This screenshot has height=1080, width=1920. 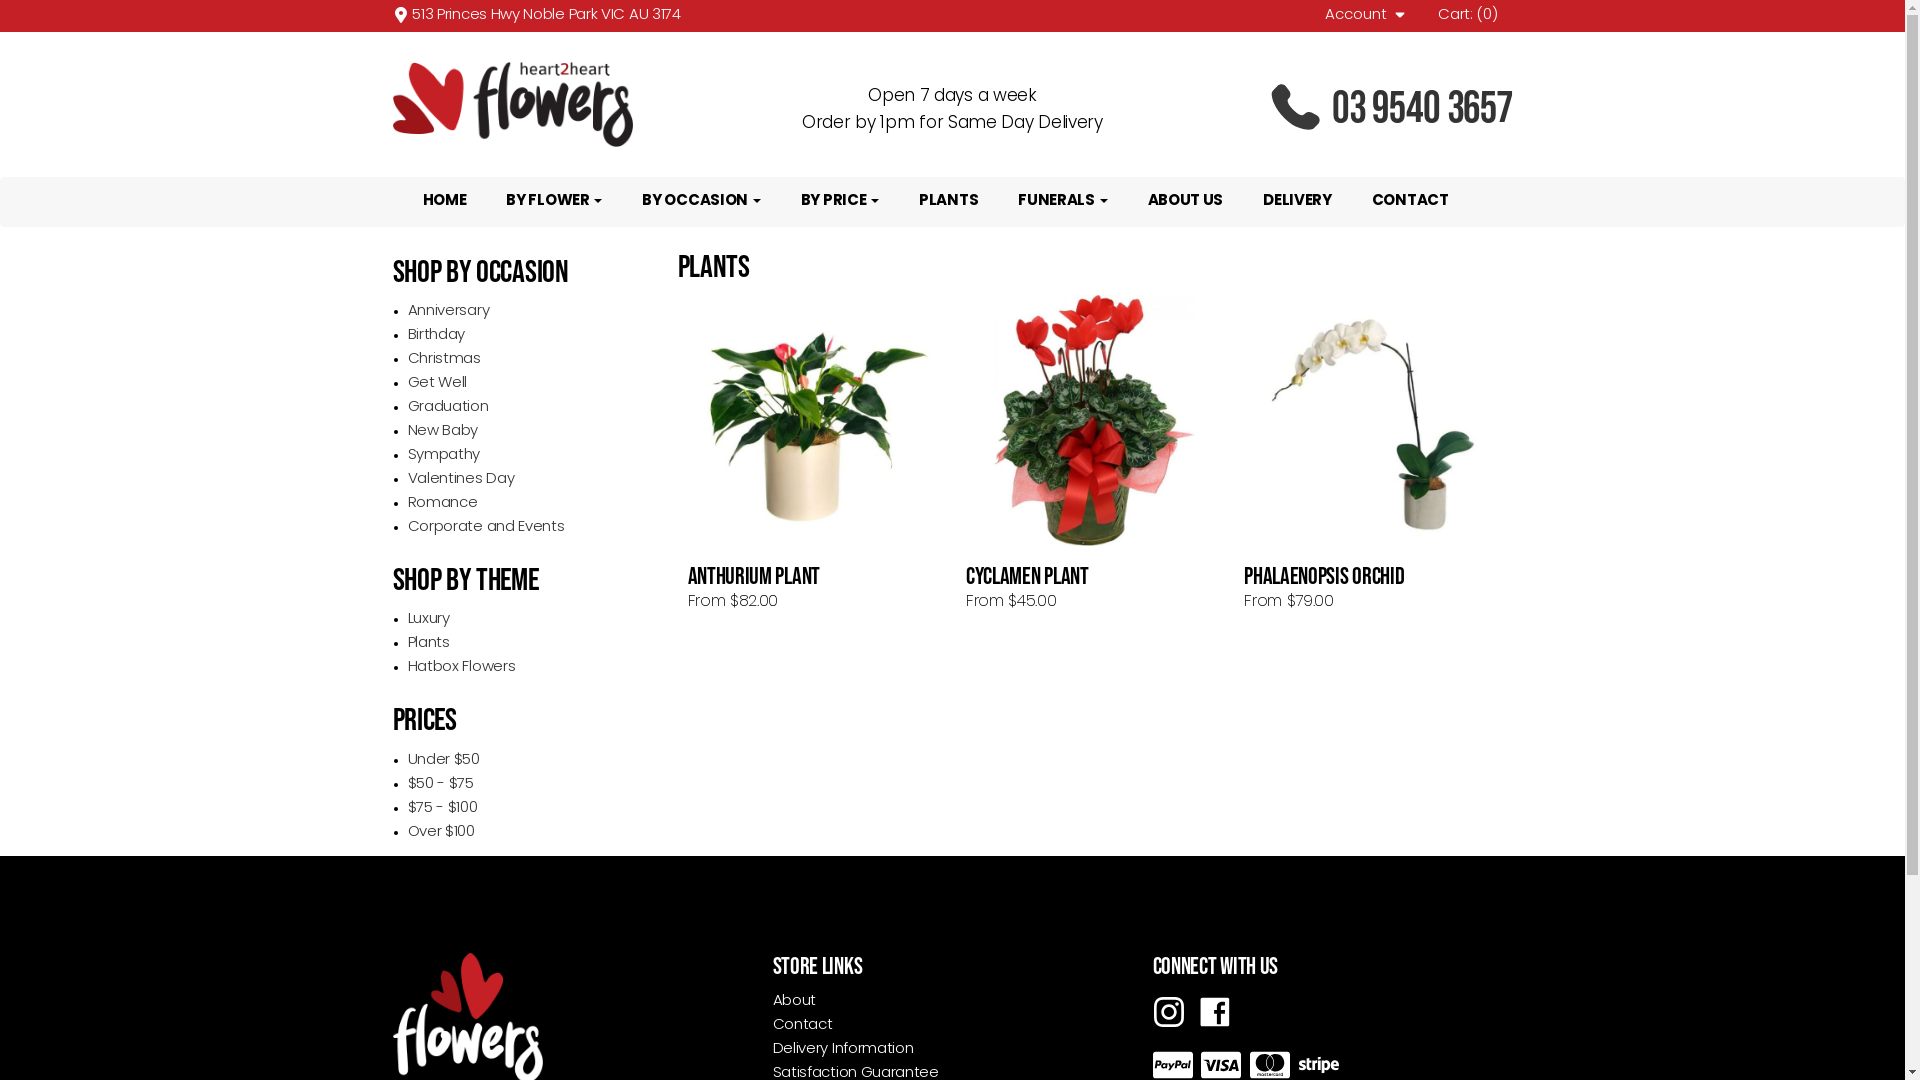 What do you see at coordinates (485, 201) in the screenshot?
I see `'BY FLOWER'` at bounding box center [485, 201].